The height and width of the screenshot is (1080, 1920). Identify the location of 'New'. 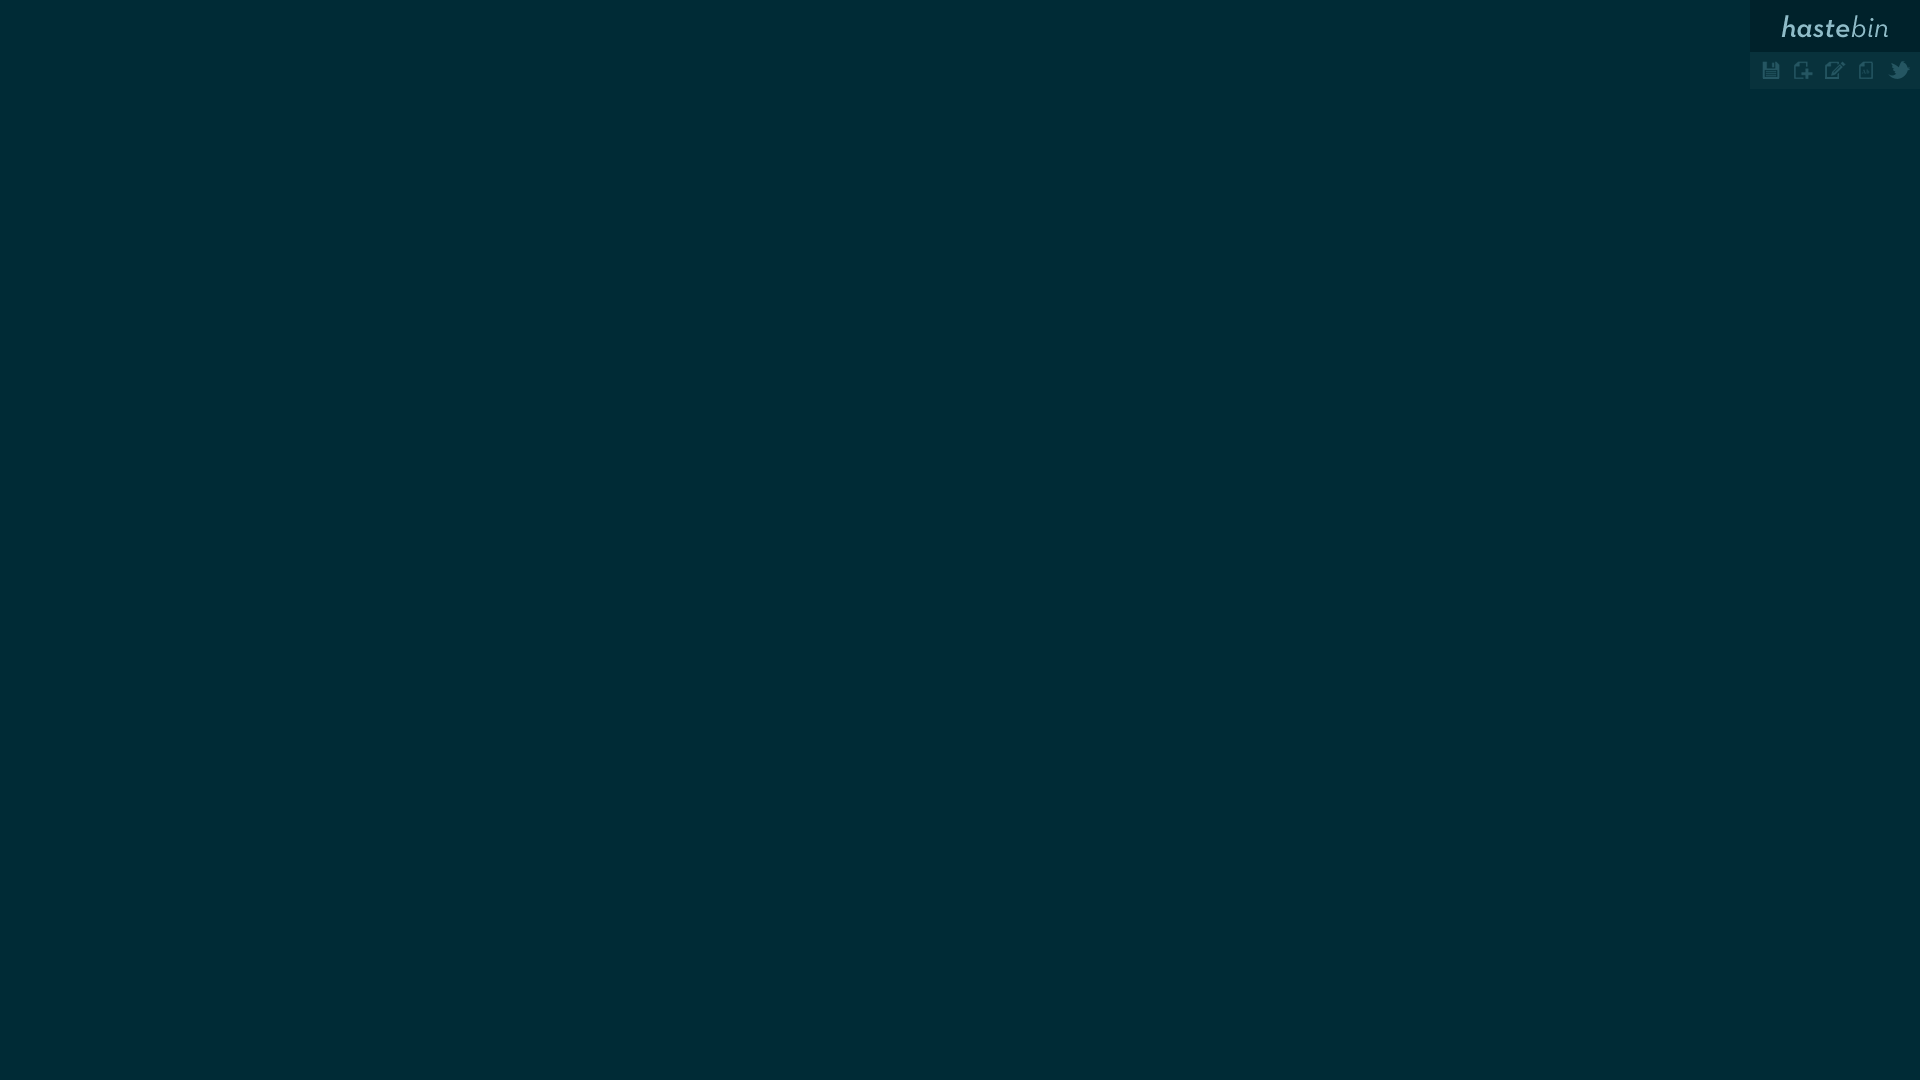
(1803, 69).